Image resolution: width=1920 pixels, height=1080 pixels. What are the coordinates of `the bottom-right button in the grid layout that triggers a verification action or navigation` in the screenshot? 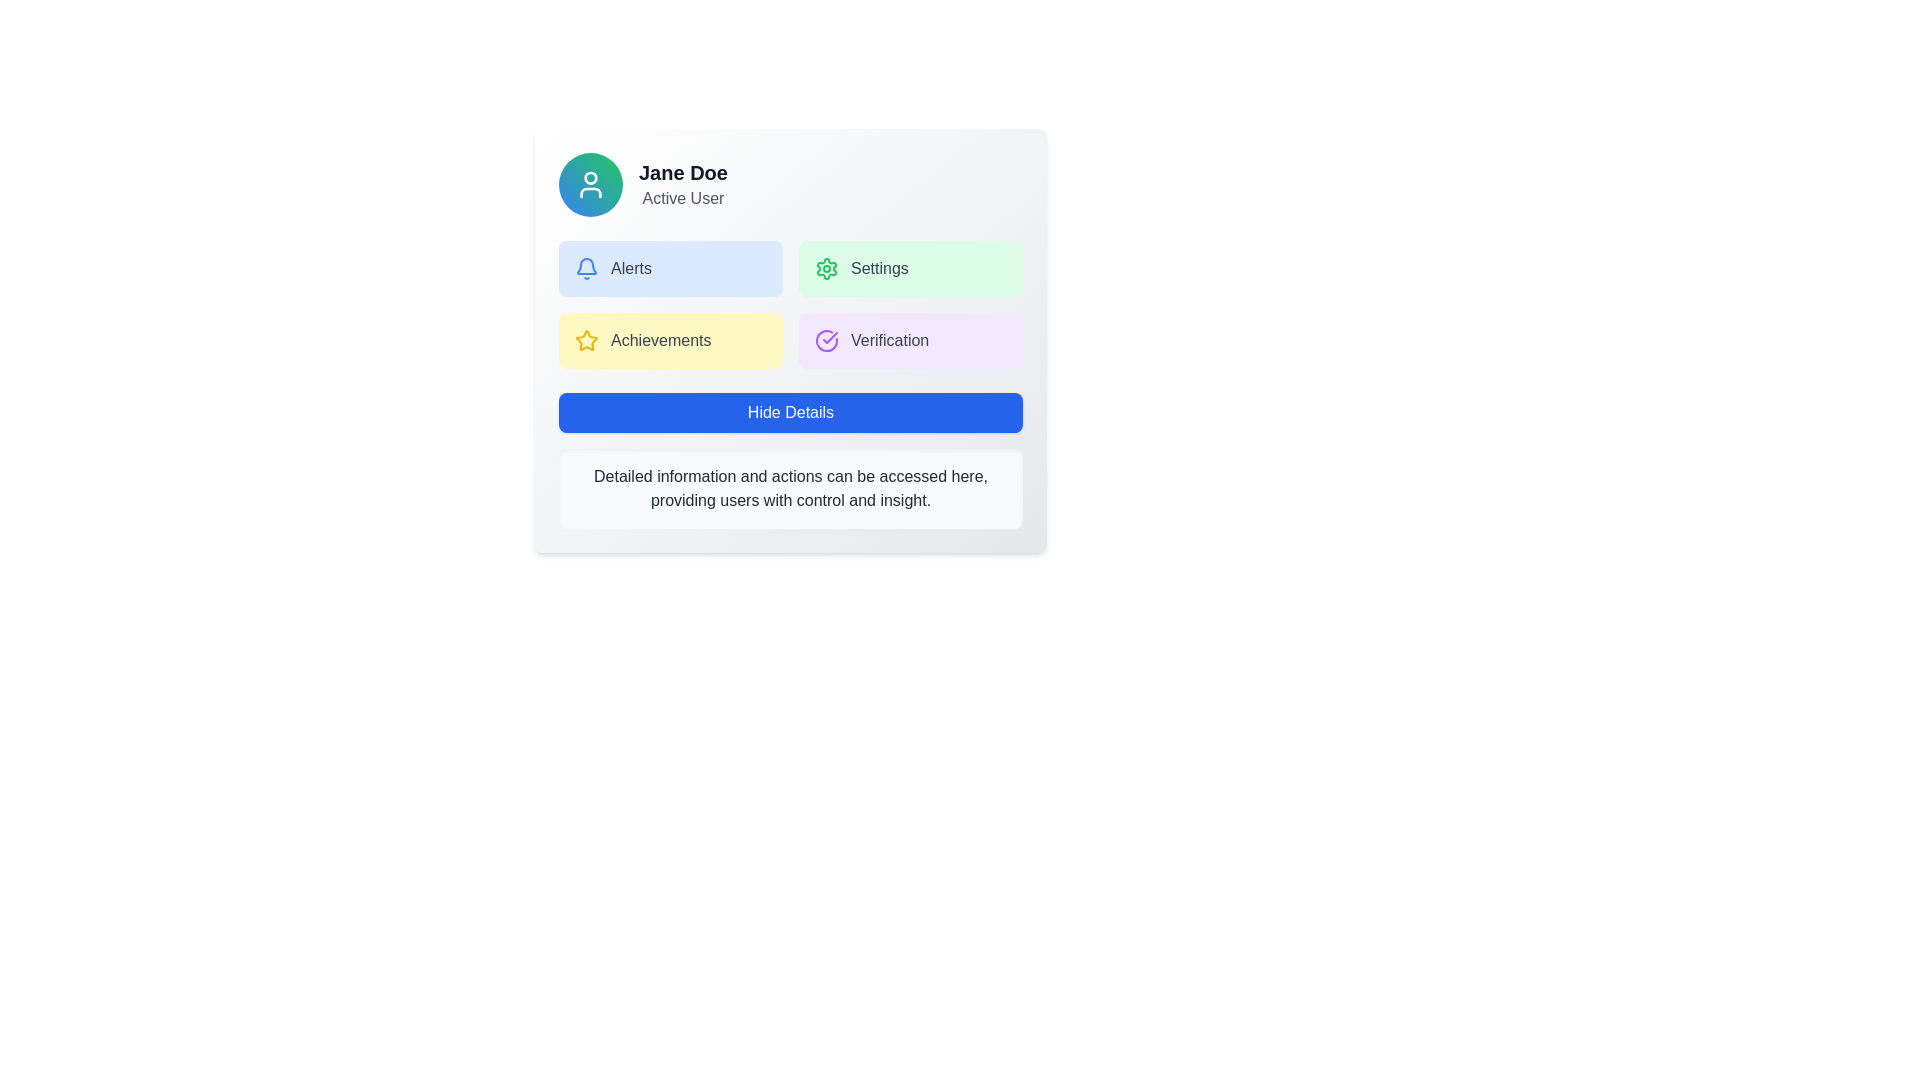 It's located at (910, 339).